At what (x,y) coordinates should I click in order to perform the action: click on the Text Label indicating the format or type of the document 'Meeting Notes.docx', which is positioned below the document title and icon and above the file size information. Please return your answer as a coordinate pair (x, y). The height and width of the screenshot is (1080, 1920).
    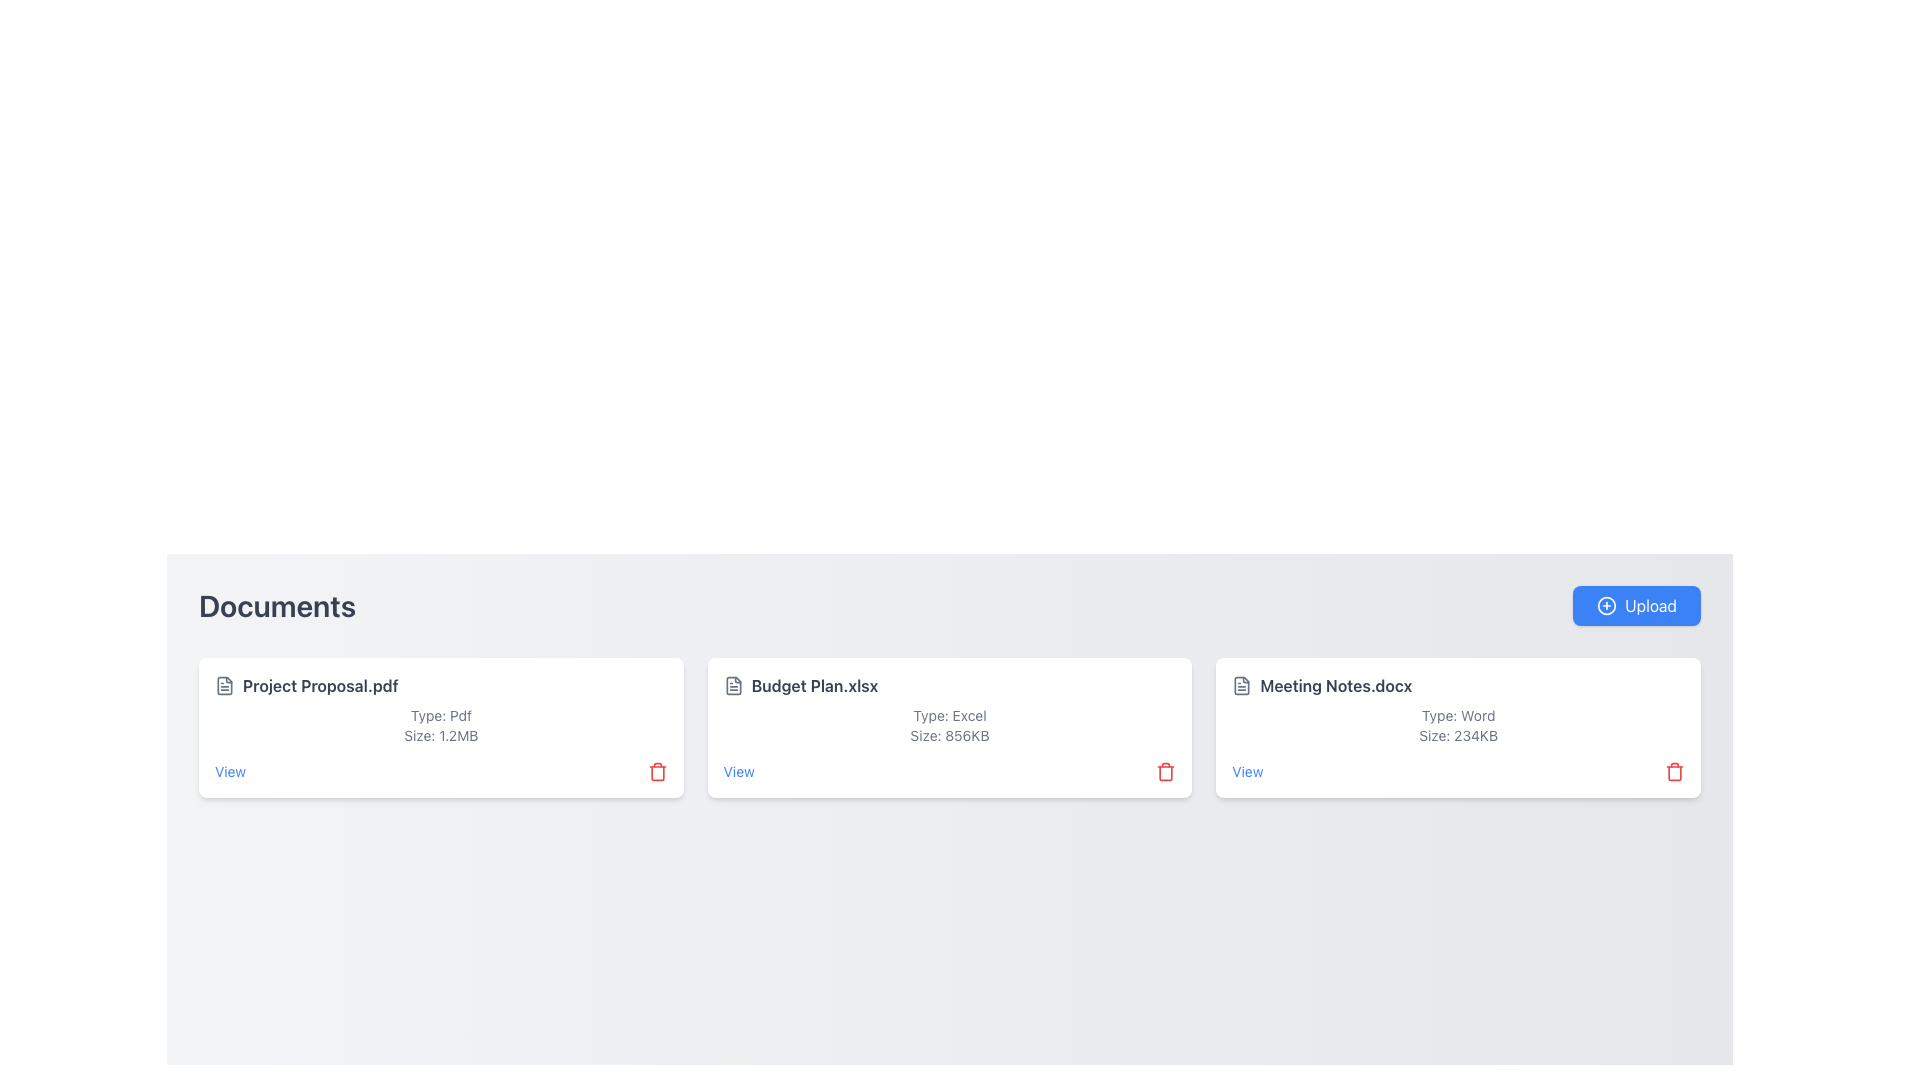
    Looking at the image, I should click on (1458, 715).